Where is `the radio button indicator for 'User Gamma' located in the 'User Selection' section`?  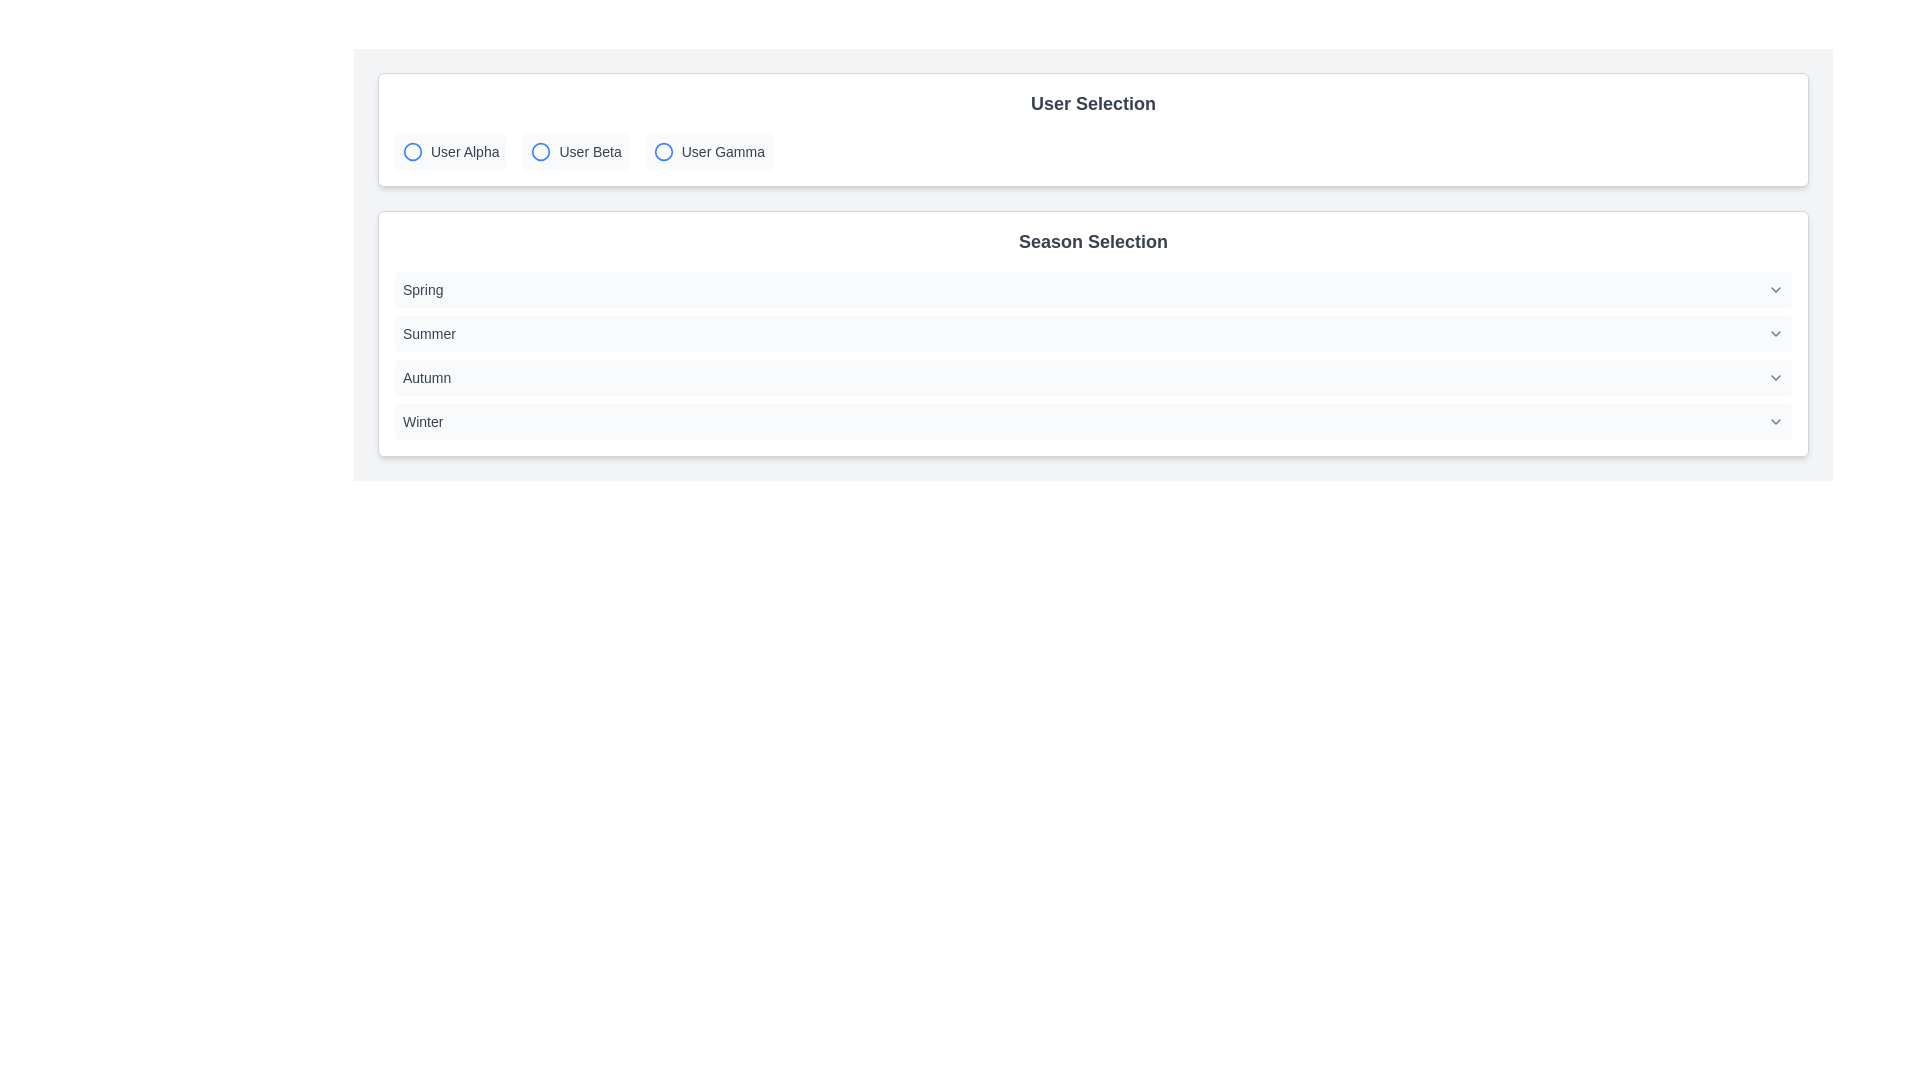
the radio button indicator for 'User Gamma' located in the 'User Selection' section is located at coordinates (663, 150).